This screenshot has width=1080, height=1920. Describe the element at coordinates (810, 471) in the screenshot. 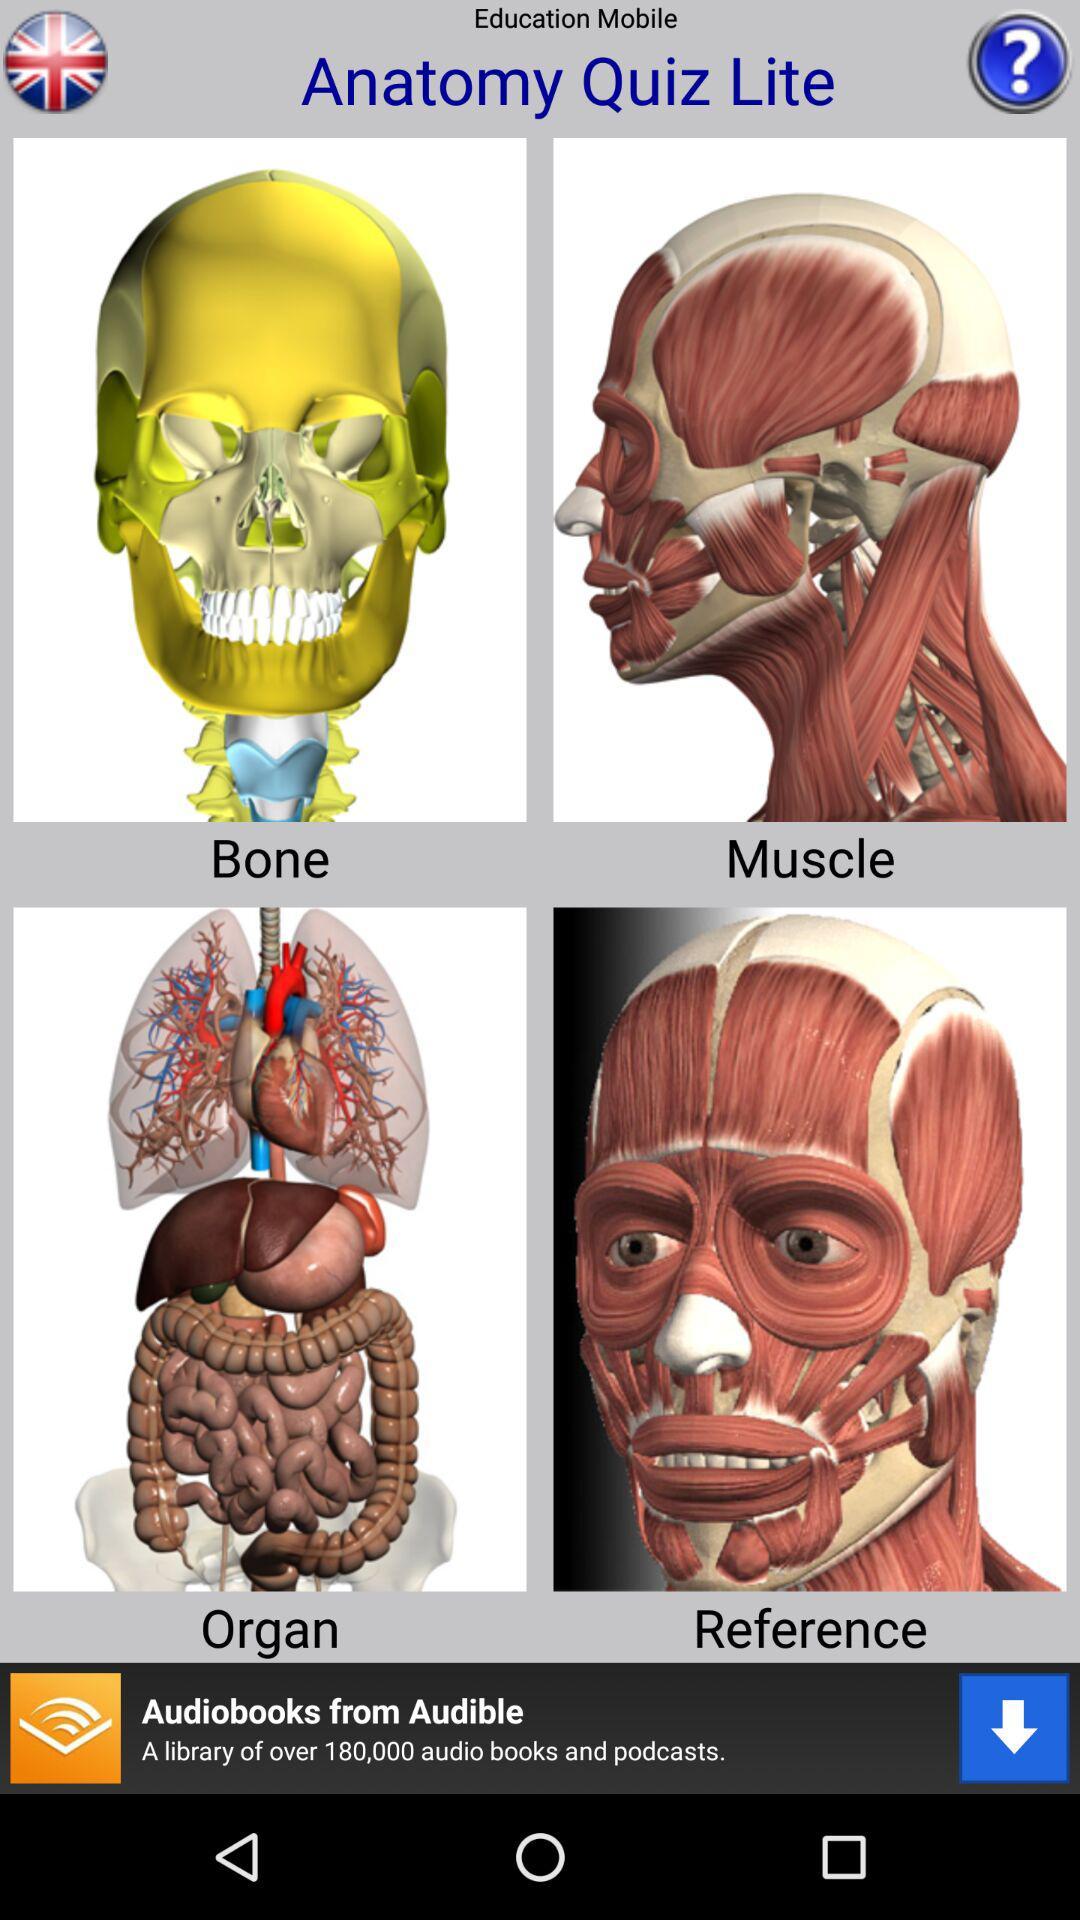

I see `image` at that location.